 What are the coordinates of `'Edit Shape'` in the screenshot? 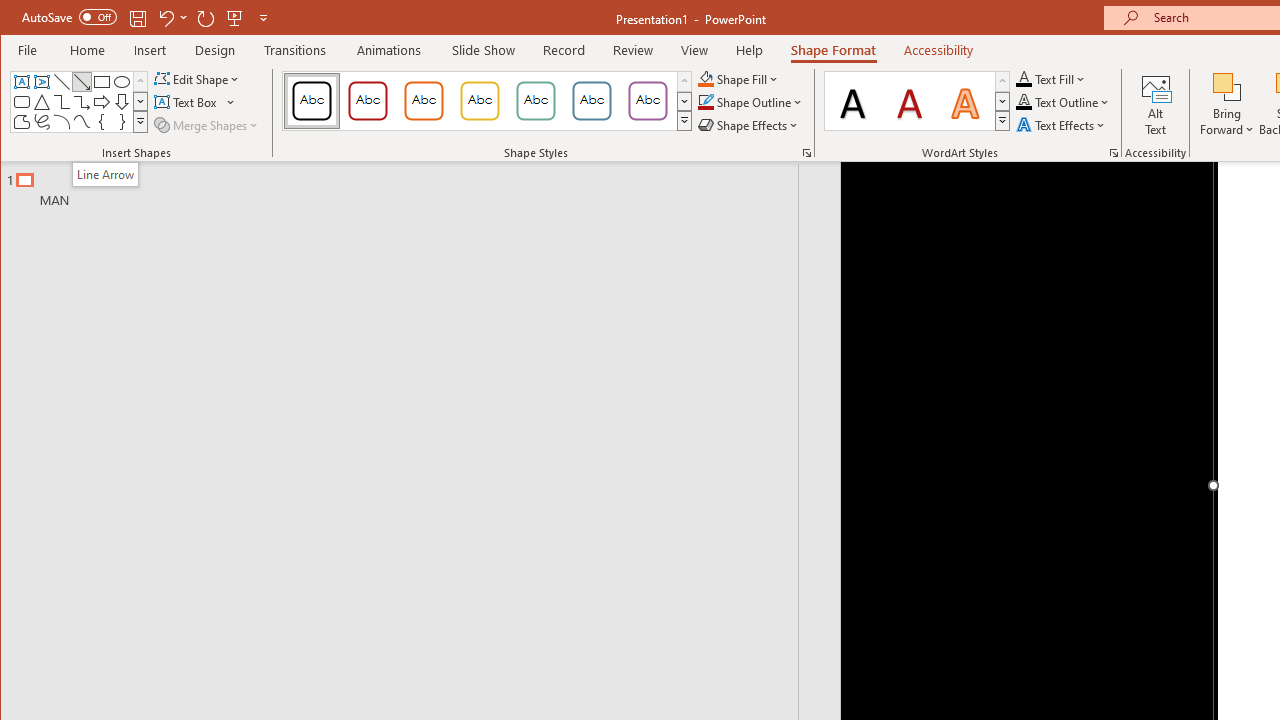 It's located at (198, 78).